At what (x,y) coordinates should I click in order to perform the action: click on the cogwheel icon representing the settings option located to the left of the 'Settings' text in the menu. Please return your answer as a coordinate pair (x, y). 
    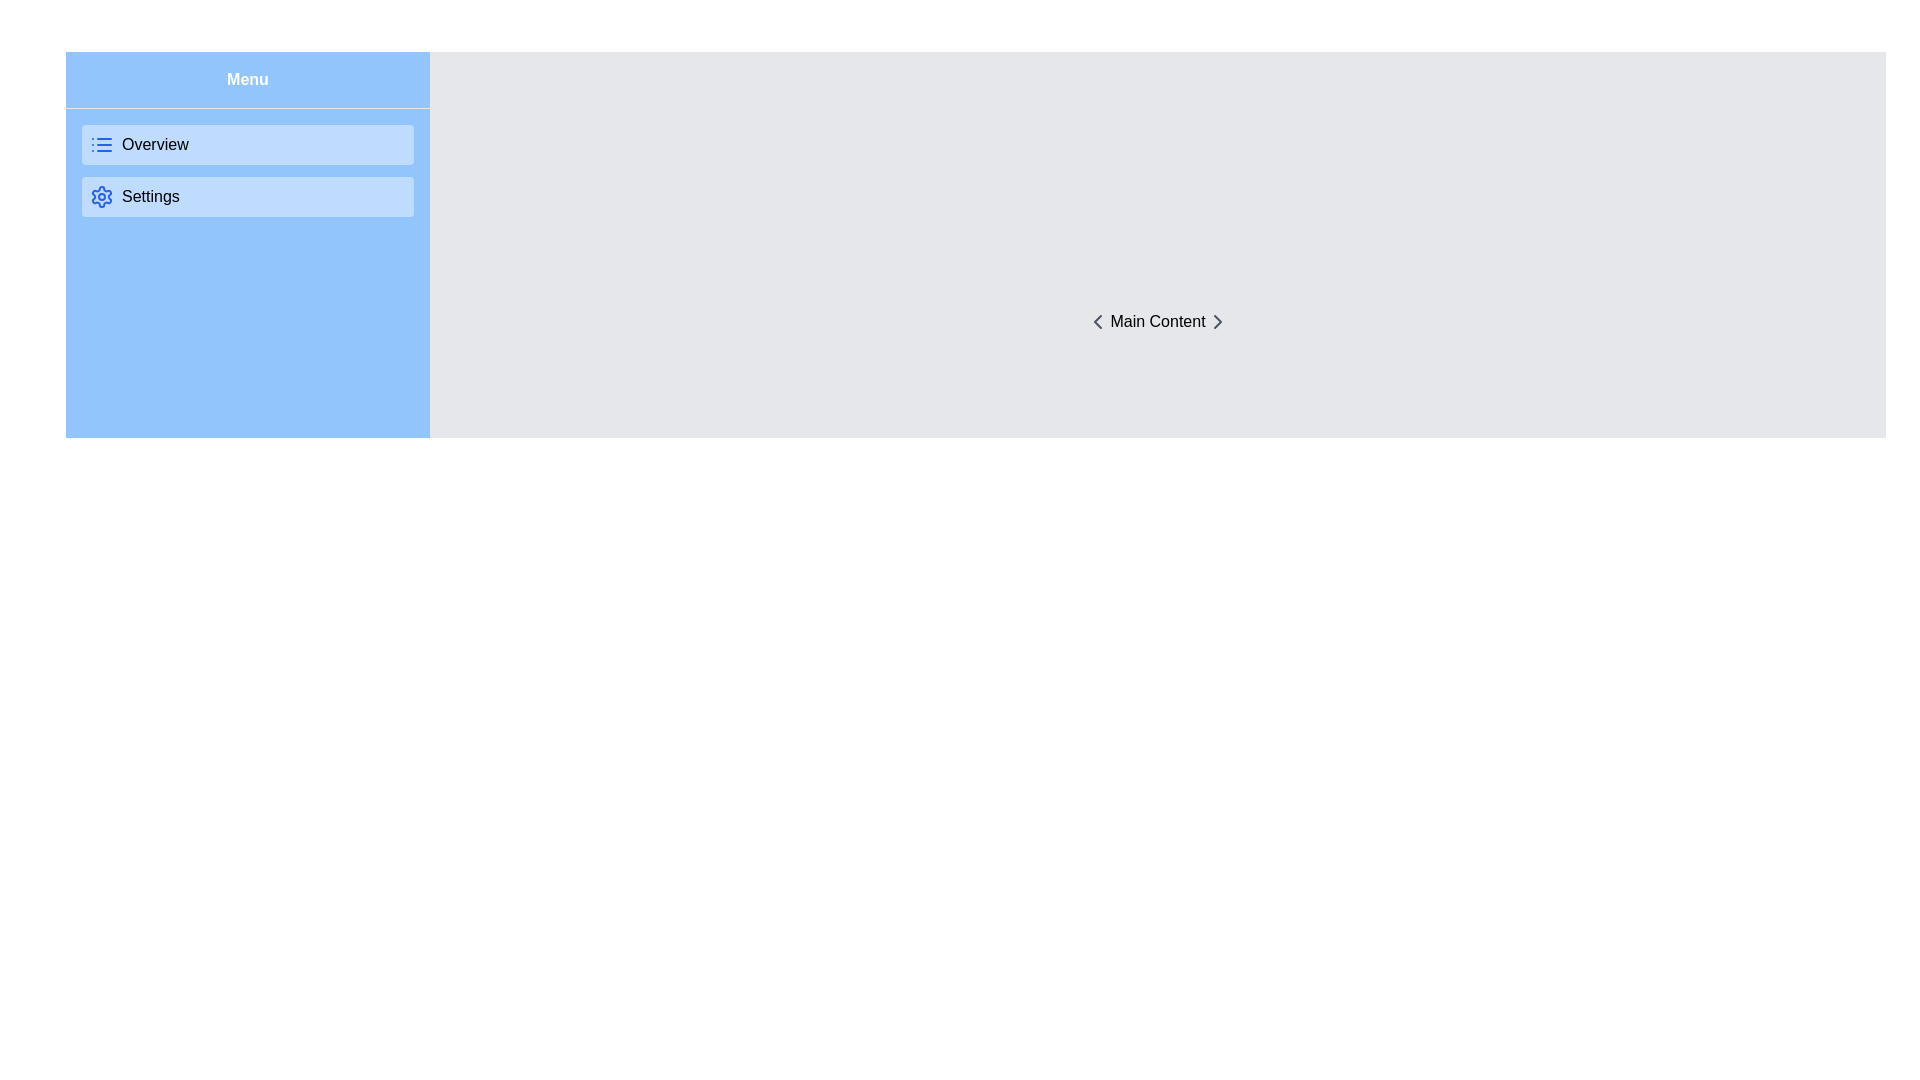
    Looking at the image, I should click on (100, 196).